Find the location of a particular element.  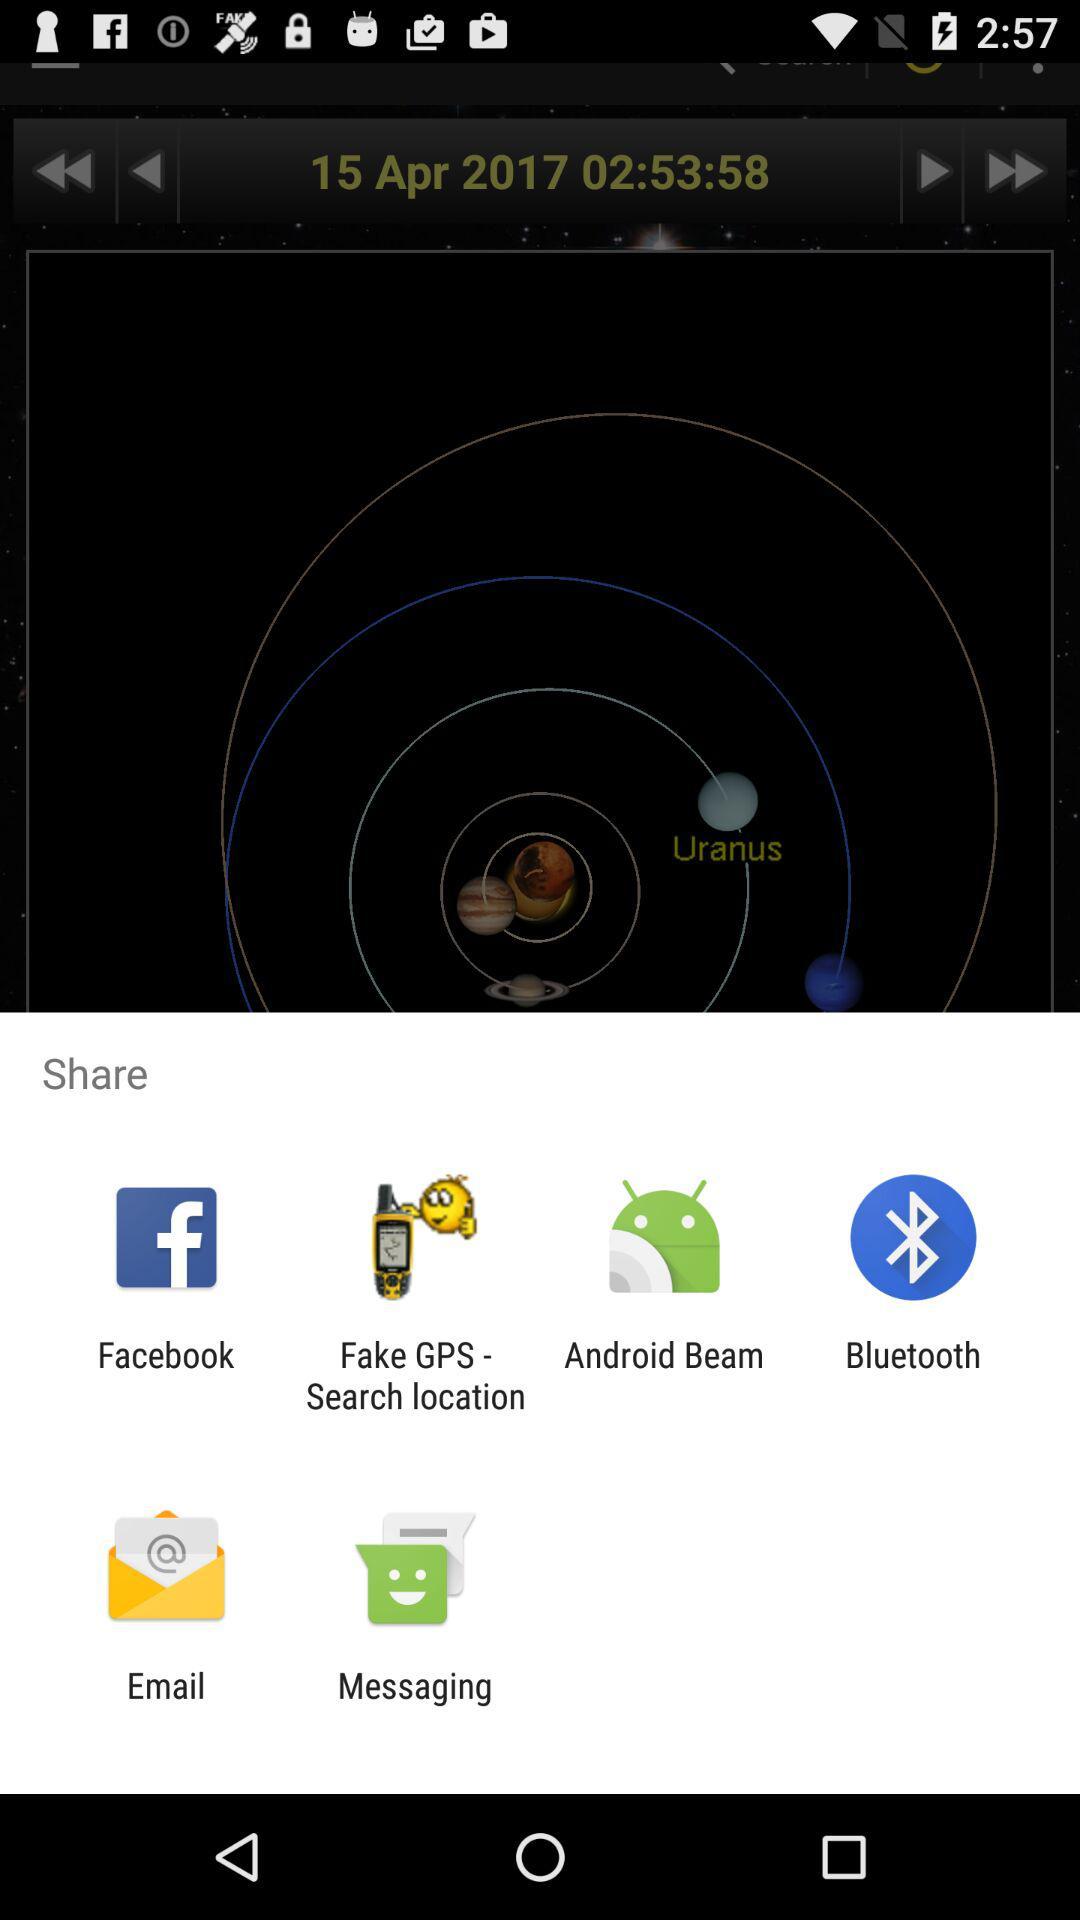

bluetooth at the bottom right corner is located at coordinates (913, 1374).